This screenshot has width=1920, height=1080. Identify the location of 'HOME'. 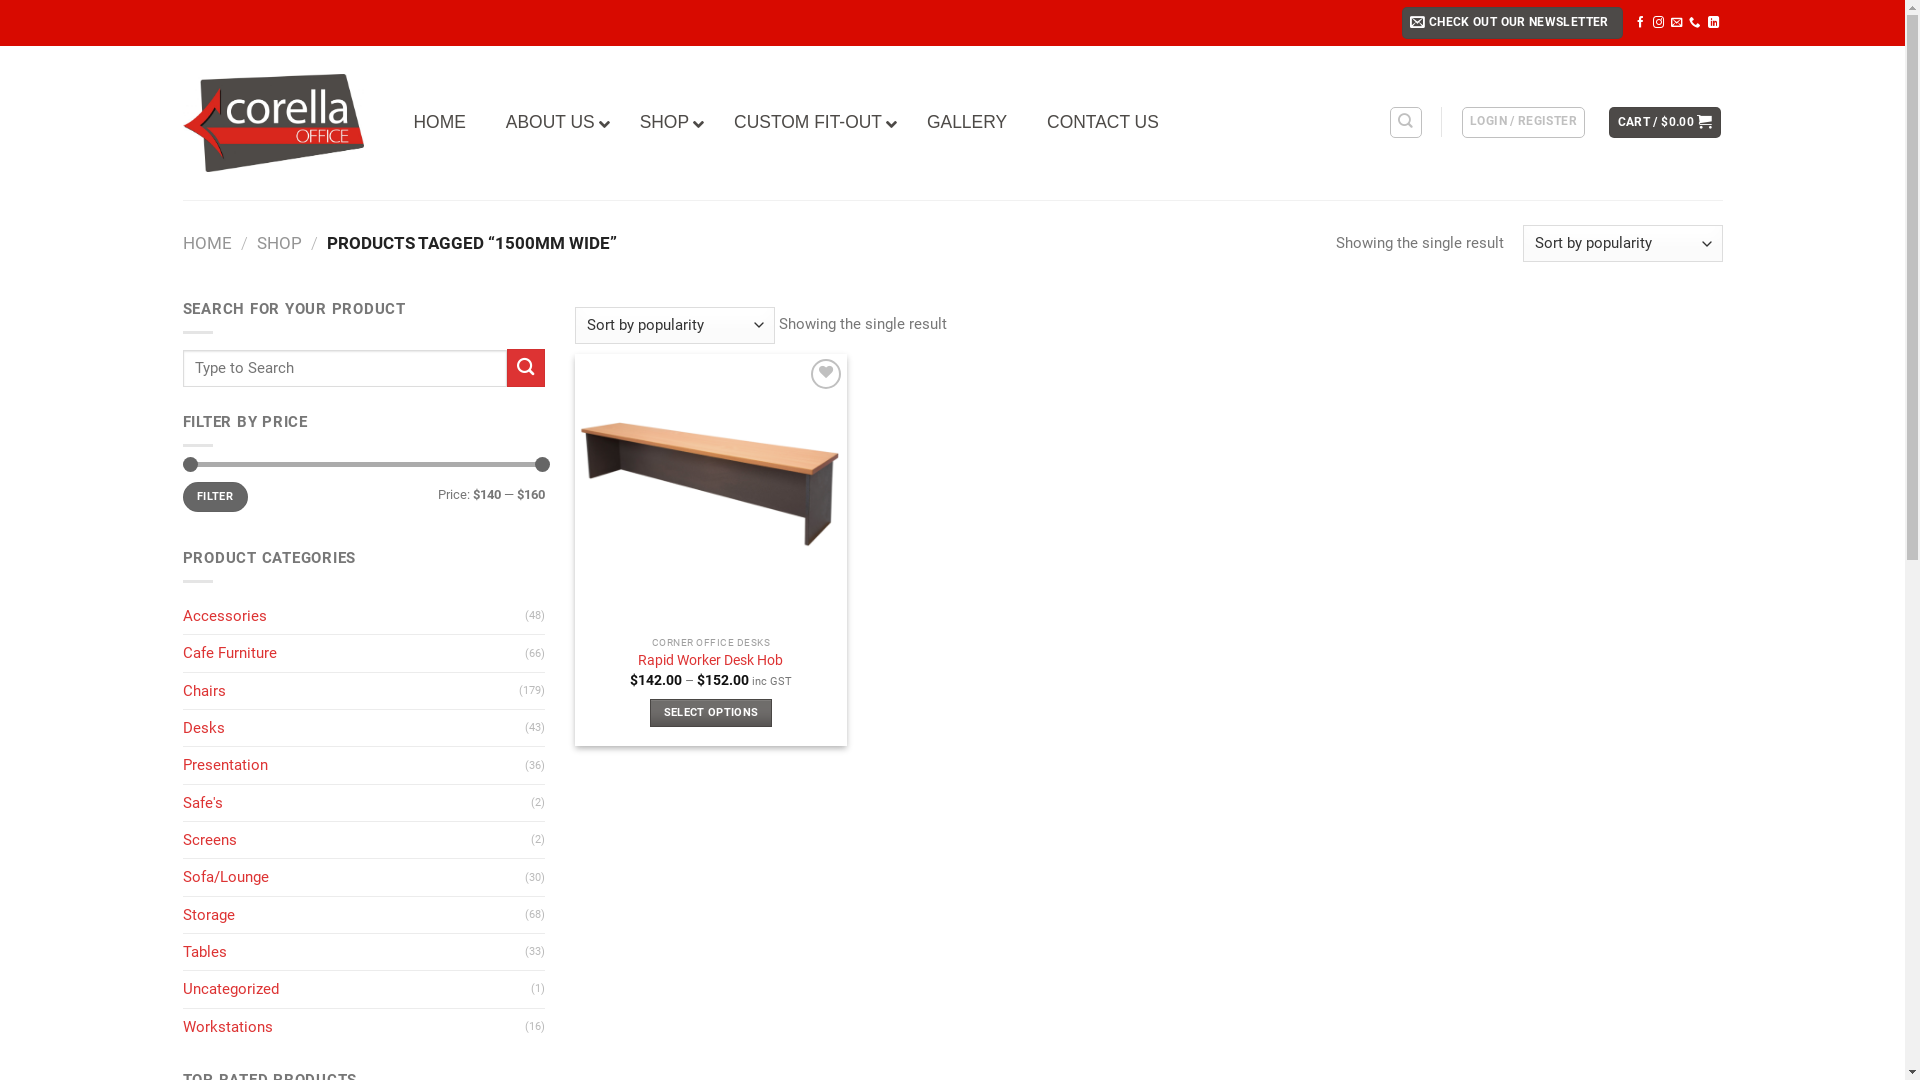
(439, 122).